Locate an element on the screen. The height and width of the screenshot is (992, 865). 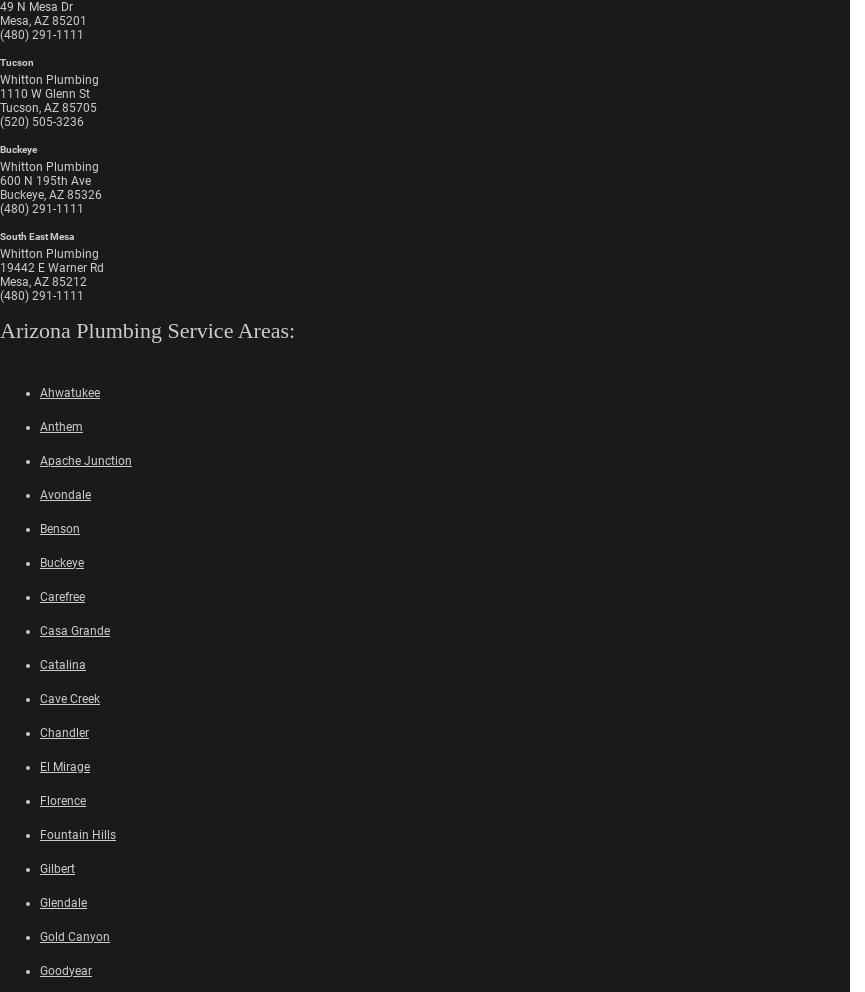
'Avondale' is located at coordinates (39, 494).